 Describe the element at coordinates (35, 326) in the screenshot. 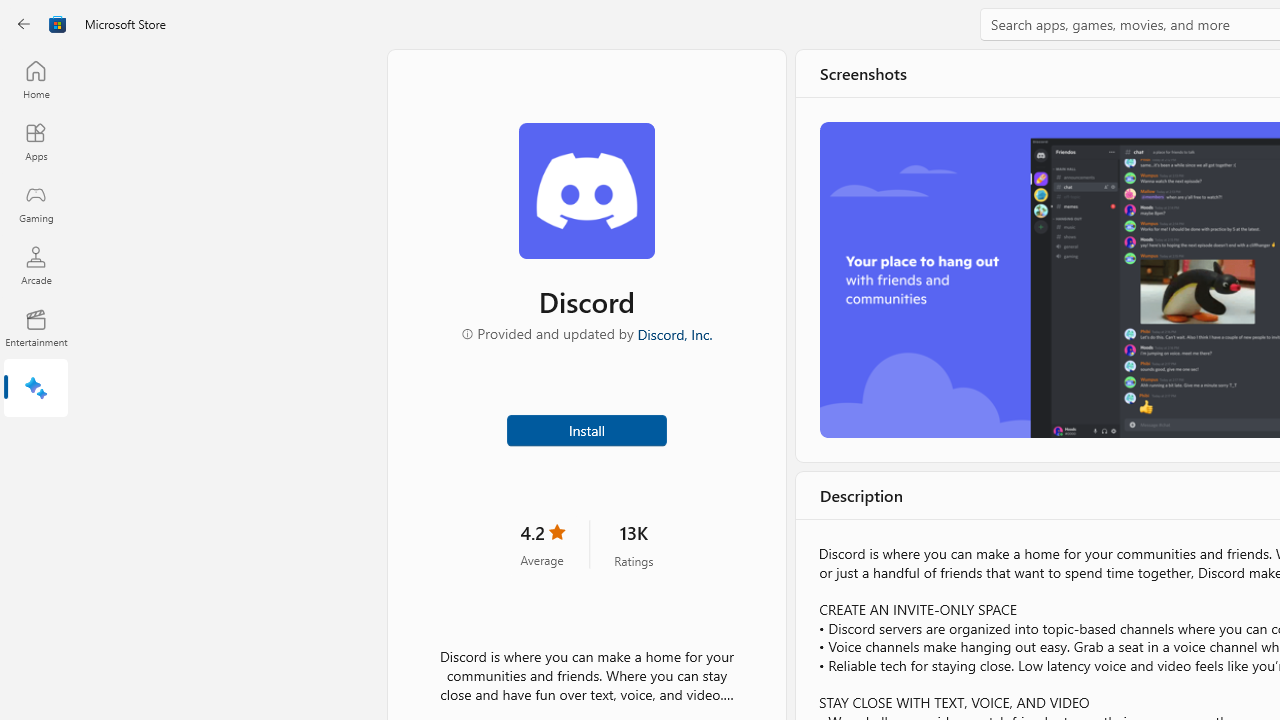

I see `'Entertainment'` at that location.